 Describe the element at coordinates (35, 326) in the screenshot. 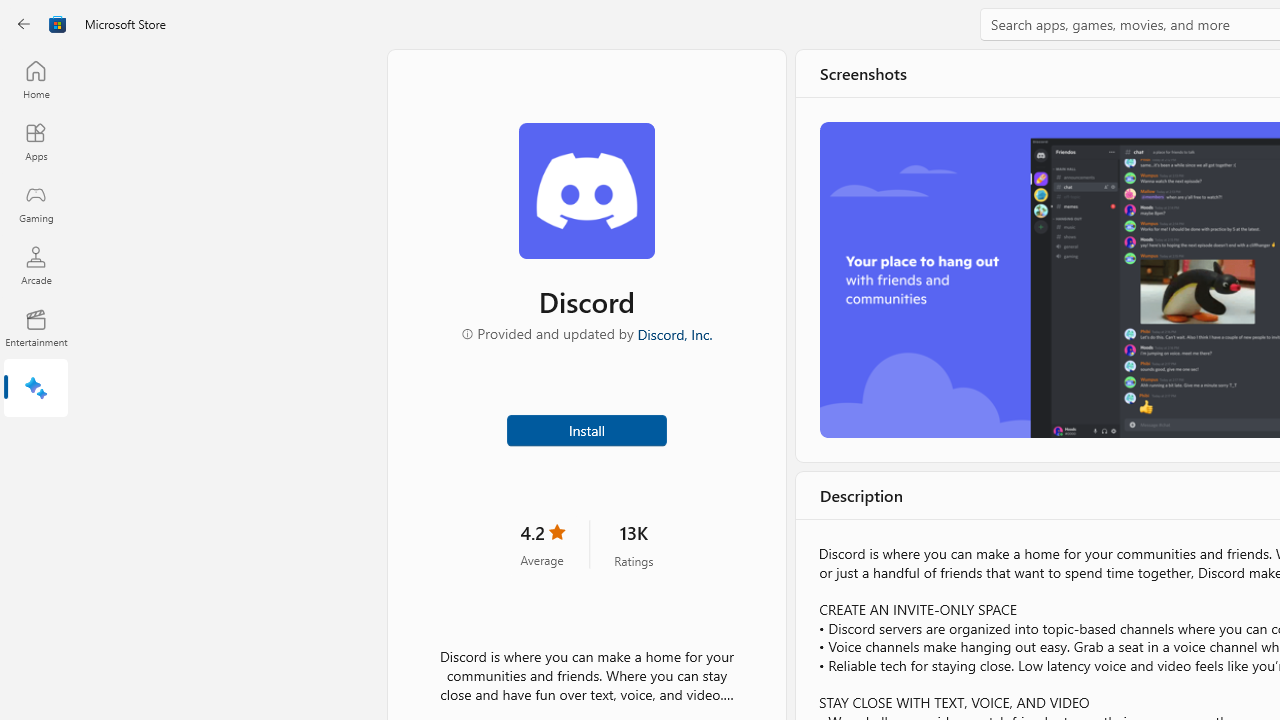

I see `'Entertainment'` at that location.